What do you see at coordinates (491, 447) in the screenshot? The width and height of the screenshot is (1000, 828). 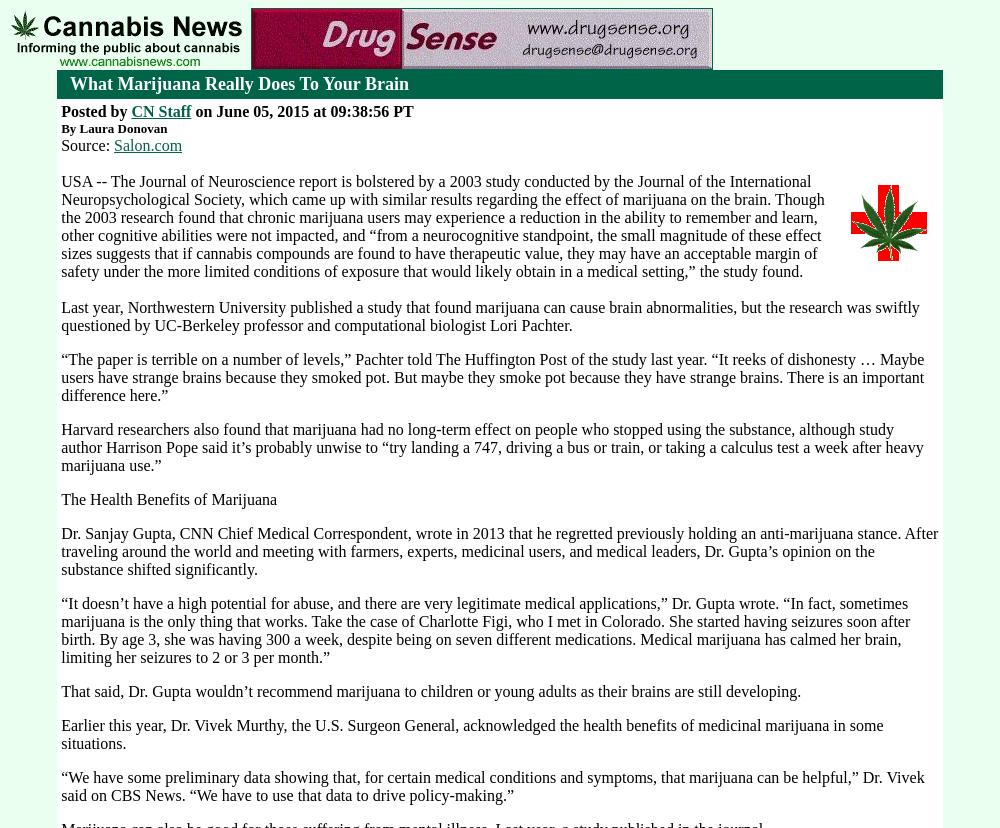 I see `'Harvard researchers also found that marijuana had no long-term effect on people who stopped using the substance, although study author Harrison Pope said it’s probably unwise to “try landing a 747, driving a bus or train, or taking a calculus test a week after heavy marijuana use.”'` at bounding box center [491, 447].